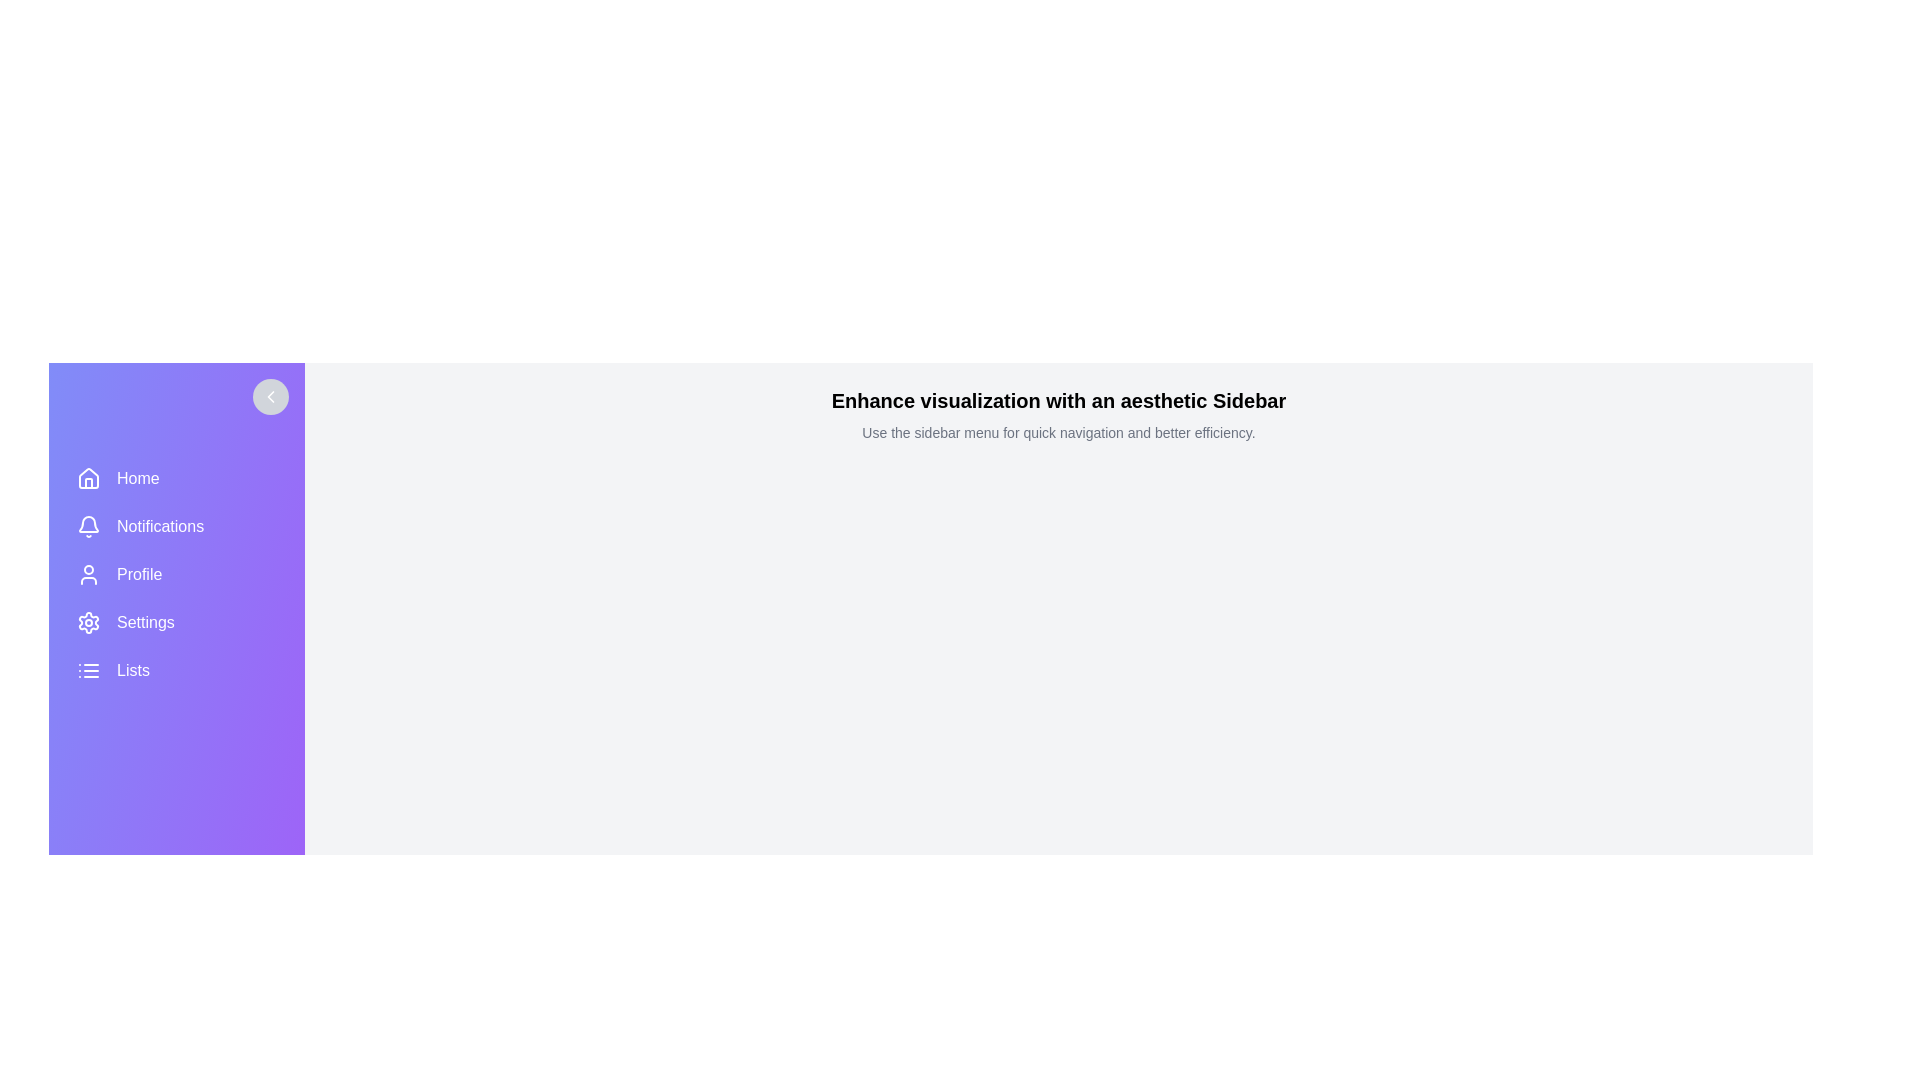 The image size is (1920, 1080). What do you see at coordinates (177, 671) in the screenshot?
I see `the menu item Lists in the sidebar to navigate` at bounding box center [177, 671].